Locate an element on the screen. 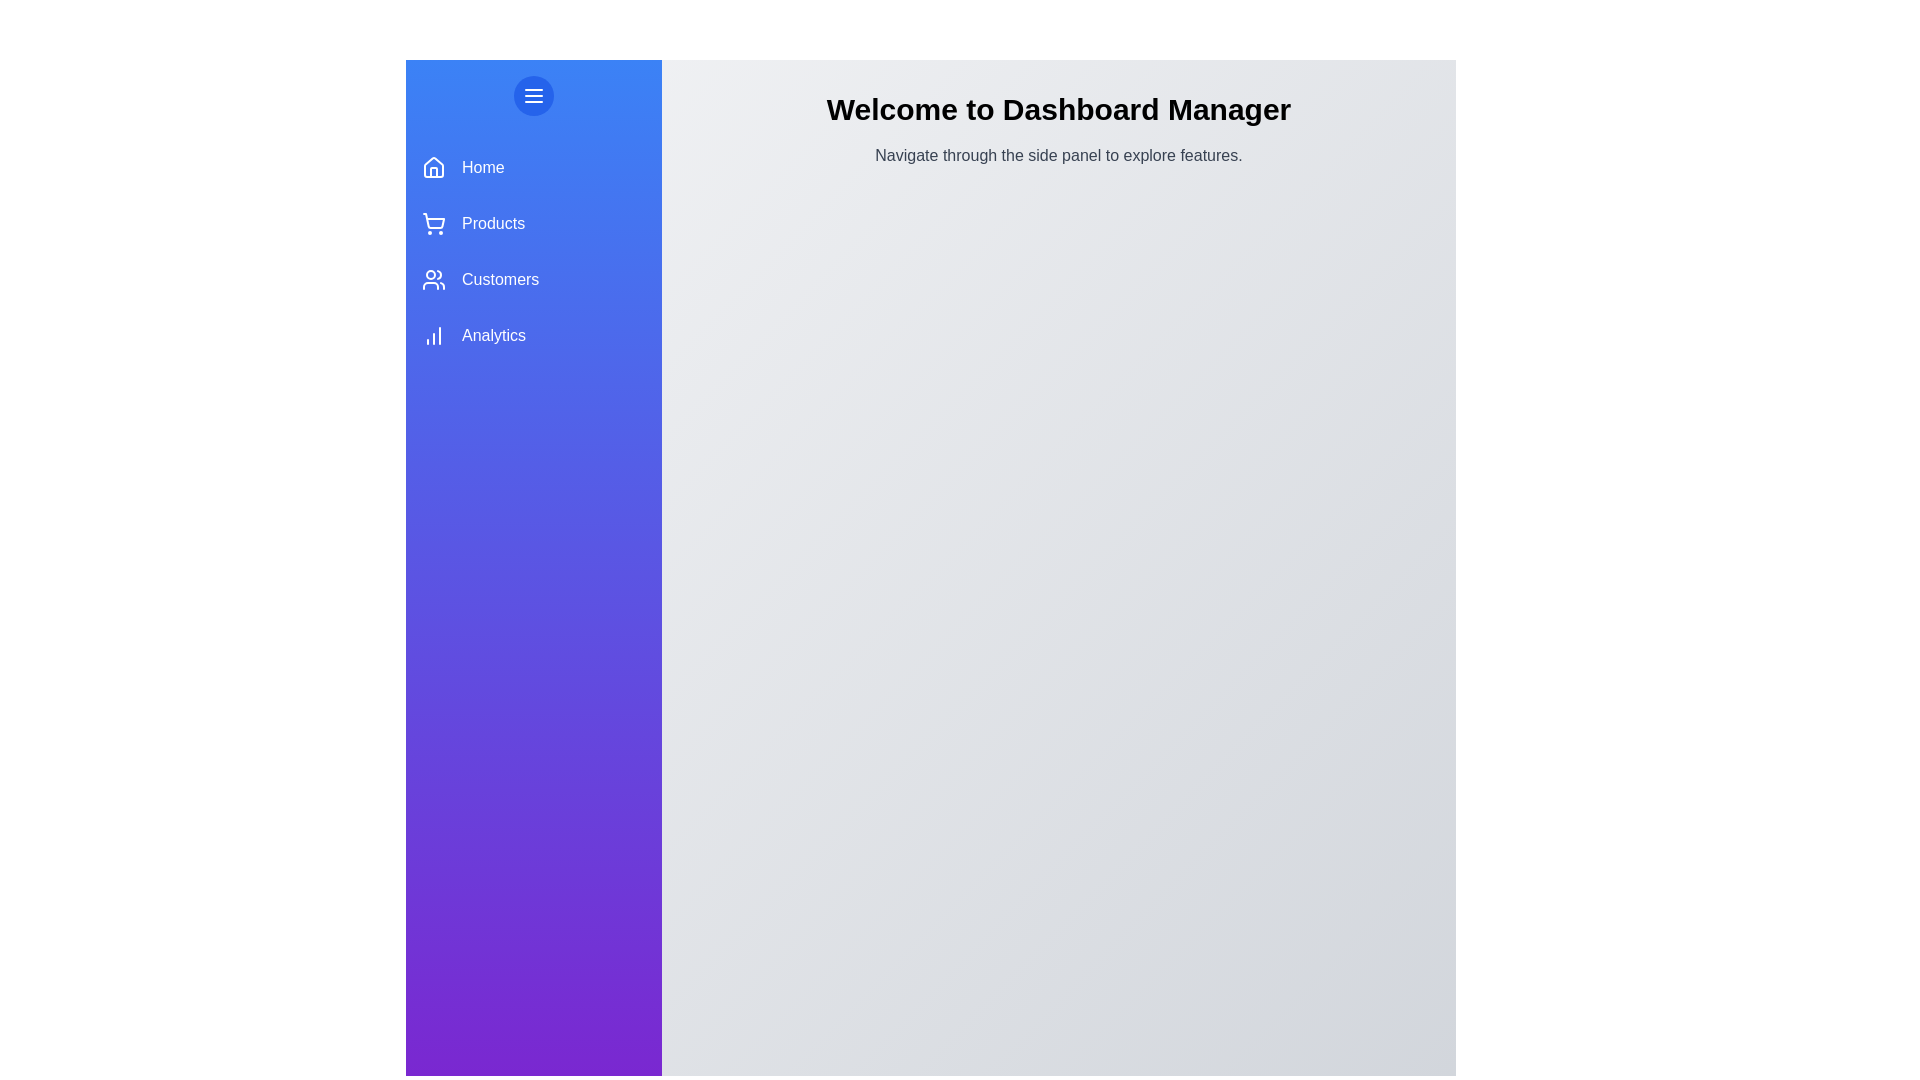 The image size is (1920, 1080). the sidebar section Products is located at coordinates (533, 223).